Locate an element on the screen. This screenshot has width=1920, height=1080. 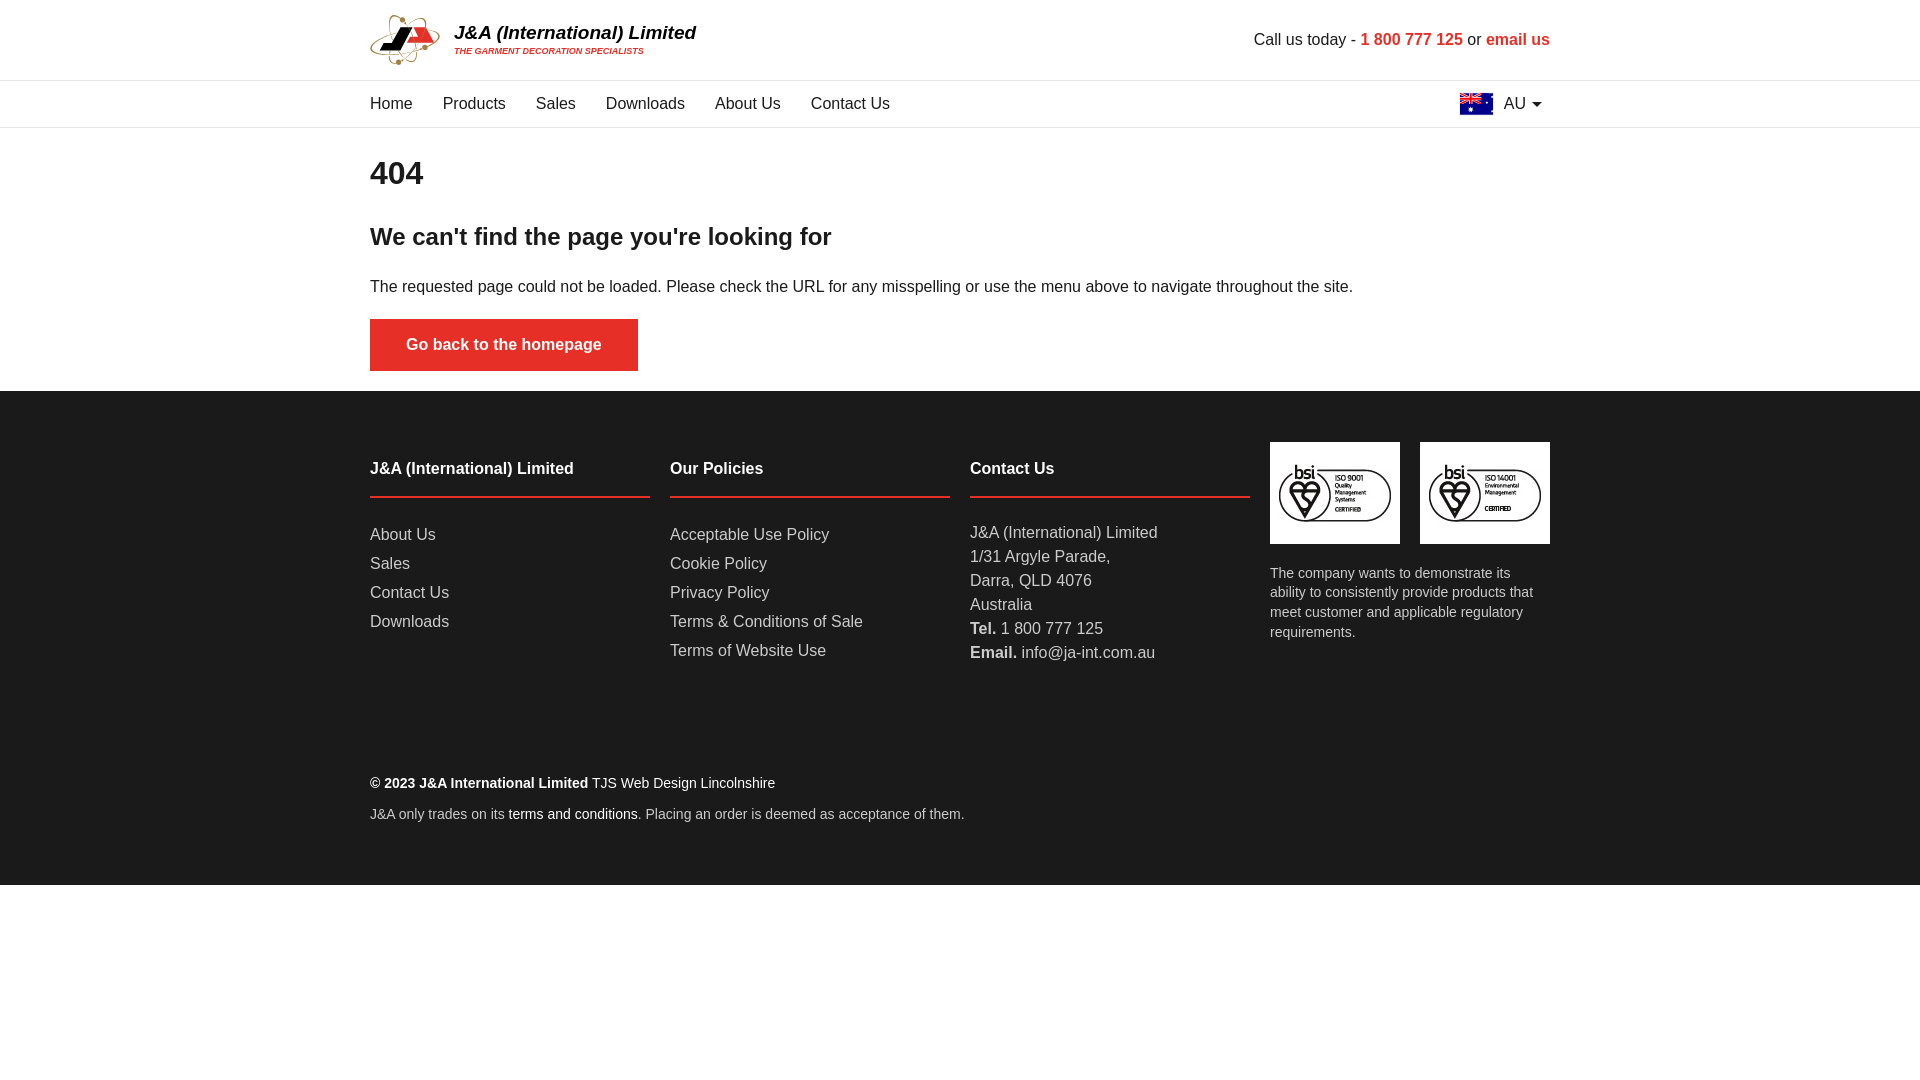
'Privacy Policy' is located at coordinates (720, 592).